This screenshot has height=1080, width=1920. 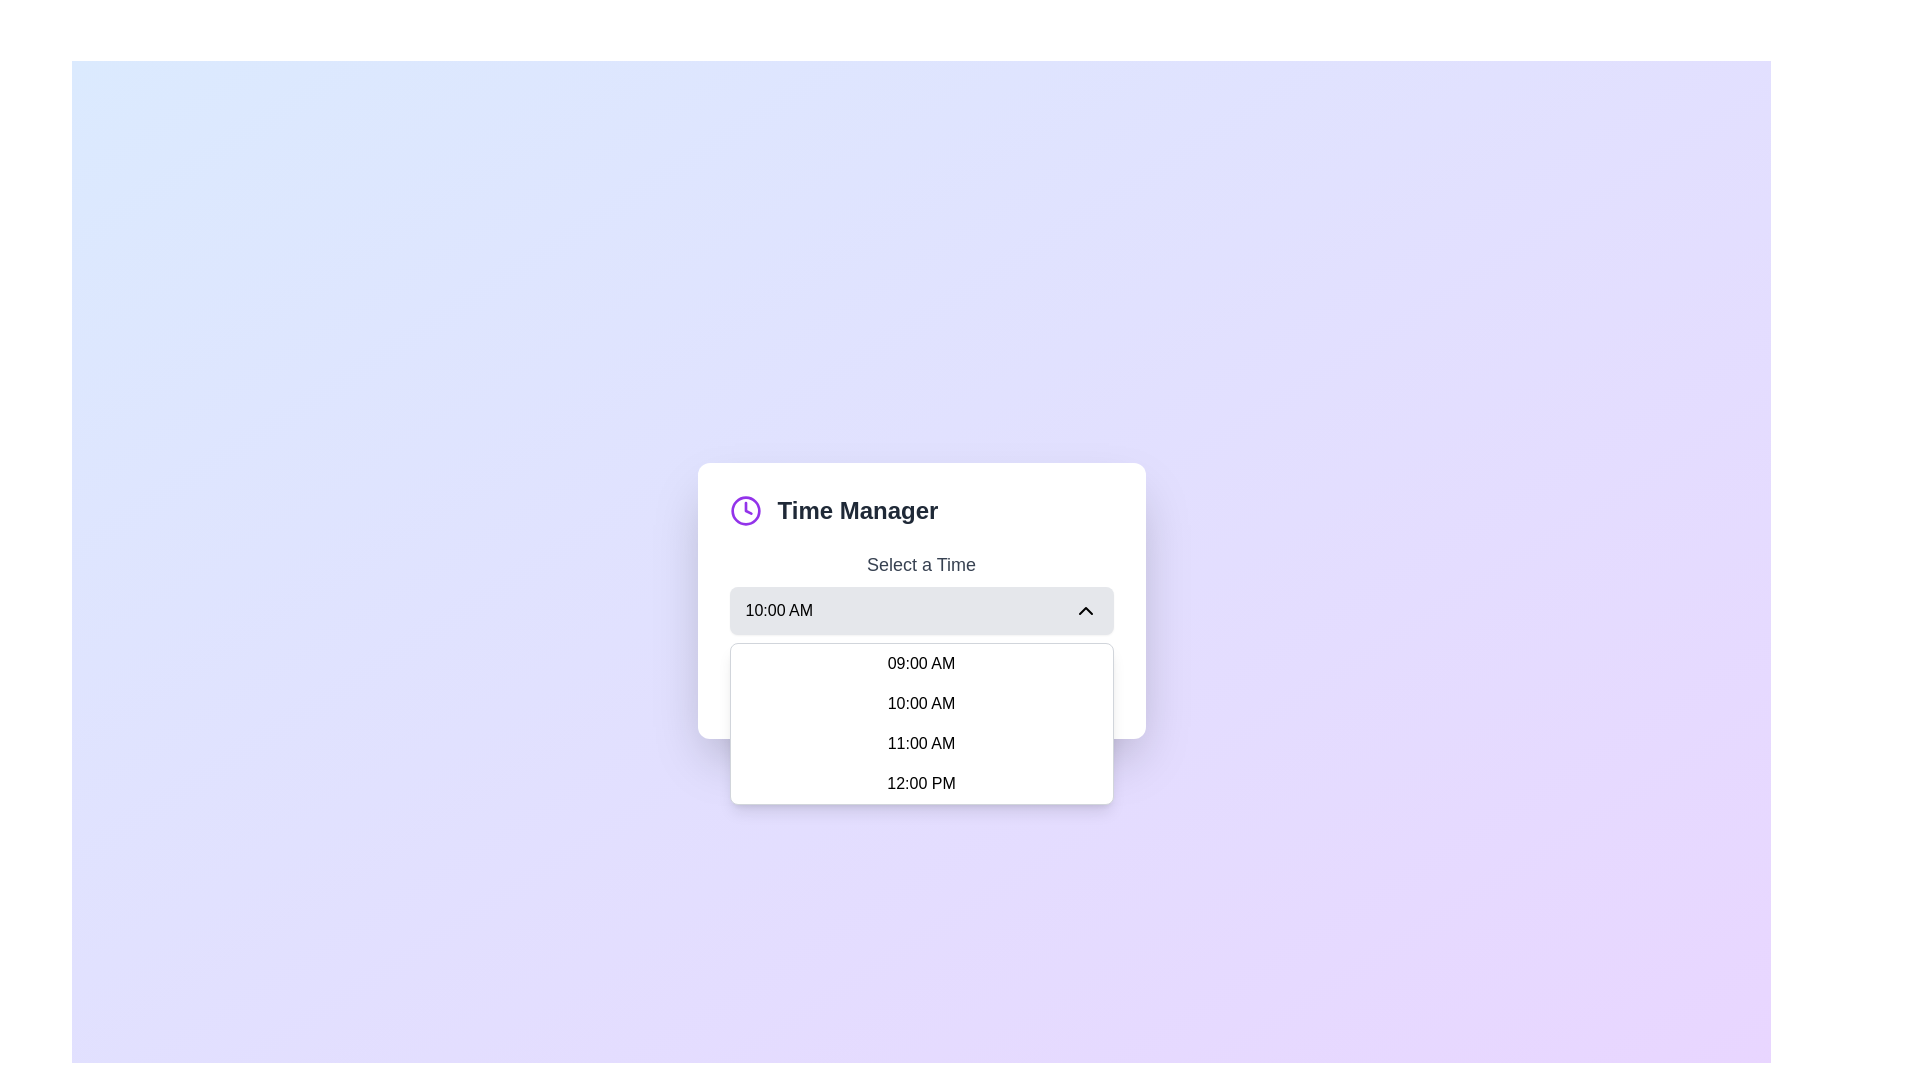 I want to click on the calendar button located on the right-hand side of the interface, which allows the user, so click(x=1033, y=681).